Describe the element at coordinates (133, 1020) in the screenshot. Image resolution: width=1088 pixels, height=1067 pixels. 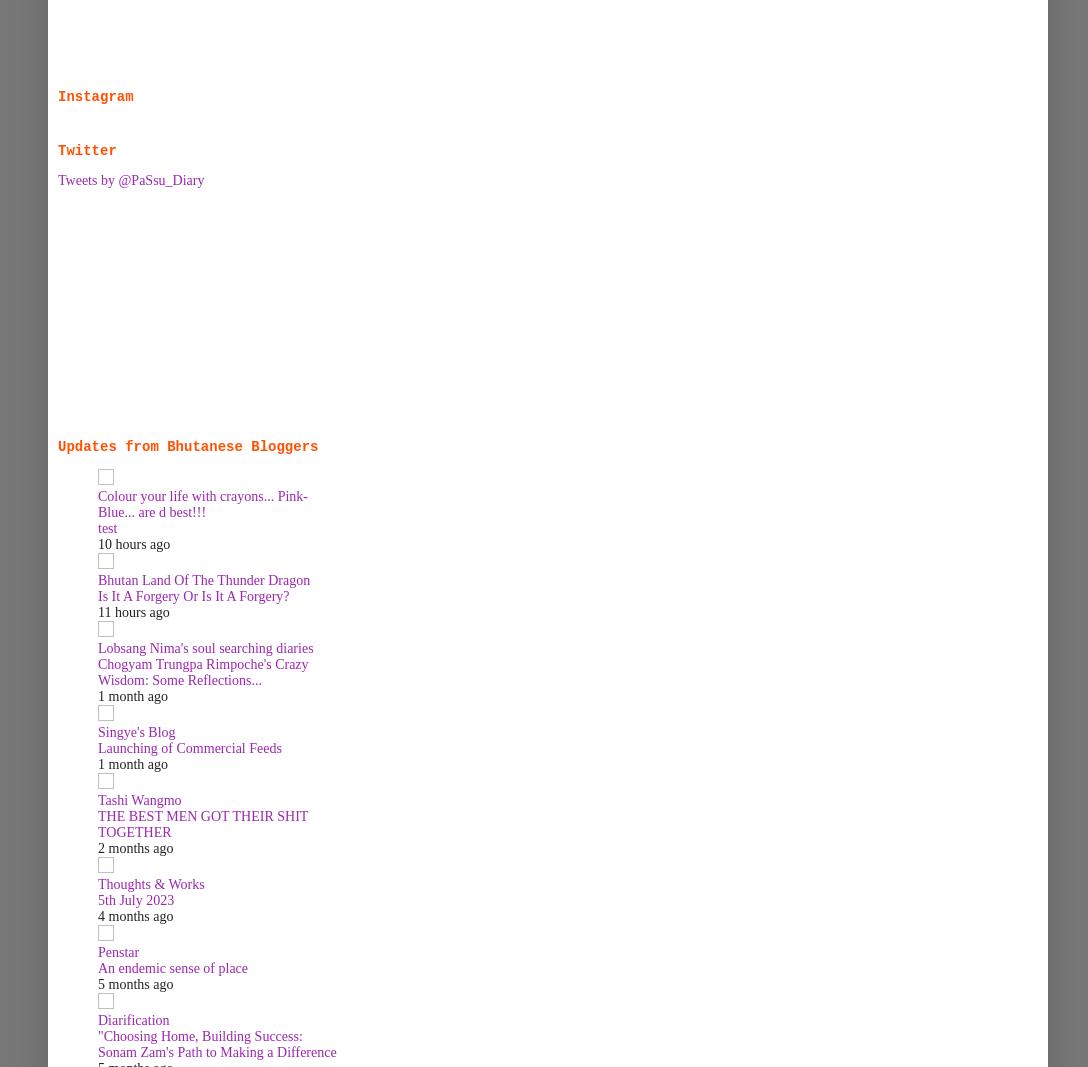
I see `'Diarification'` at that location.